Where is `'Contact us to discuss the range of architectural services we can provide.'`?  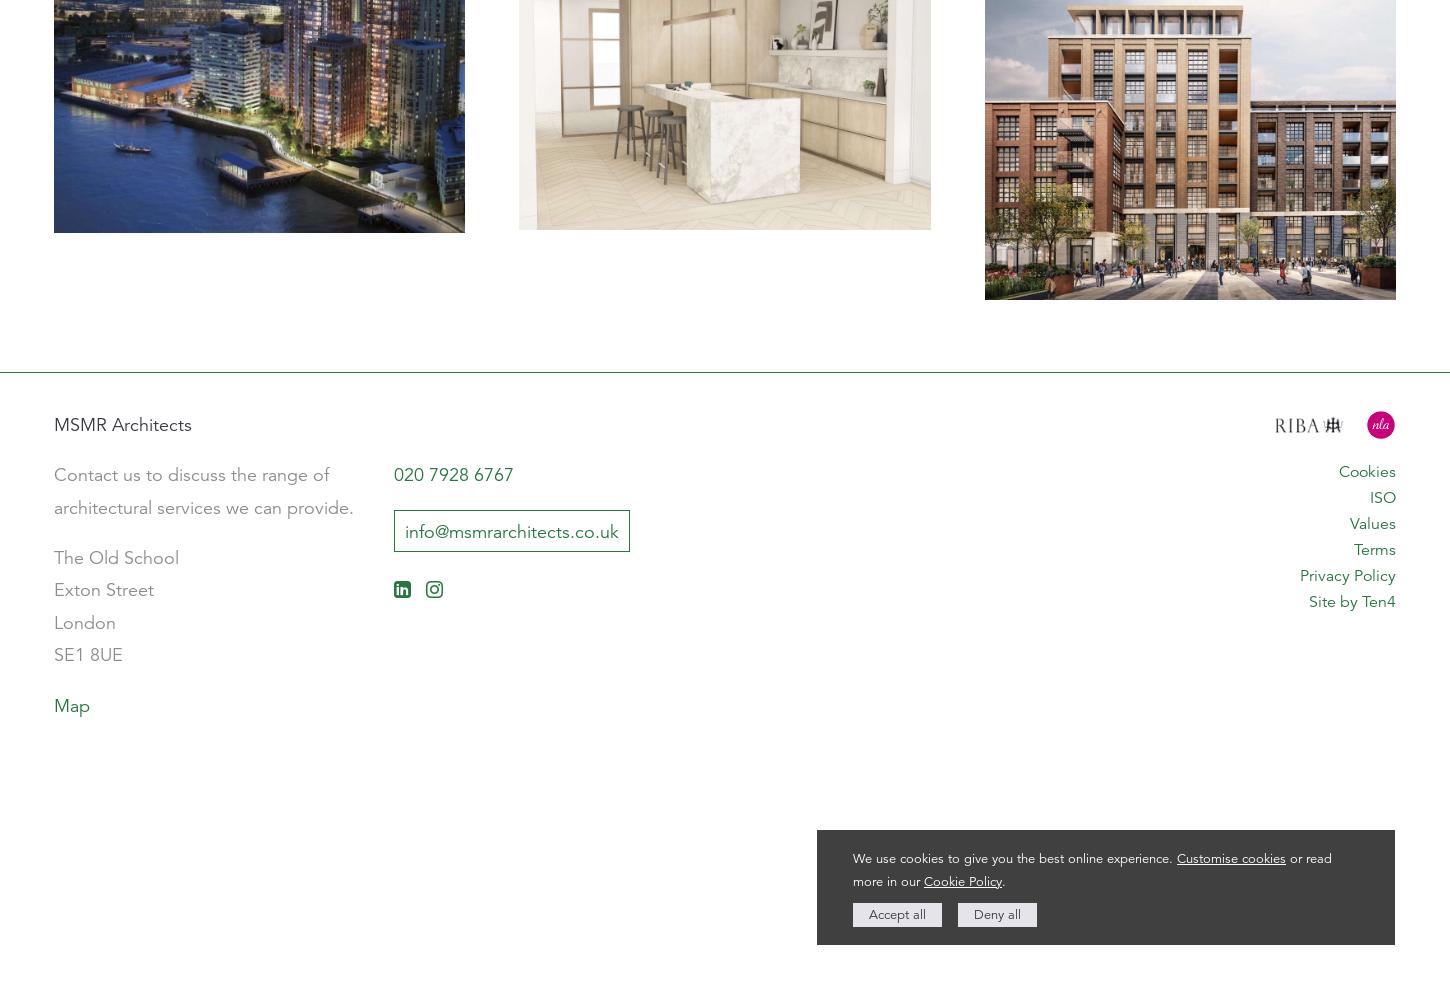
'Contact us to discuss the range of architectural services we can provide.' is located at coordinates (203, 490).